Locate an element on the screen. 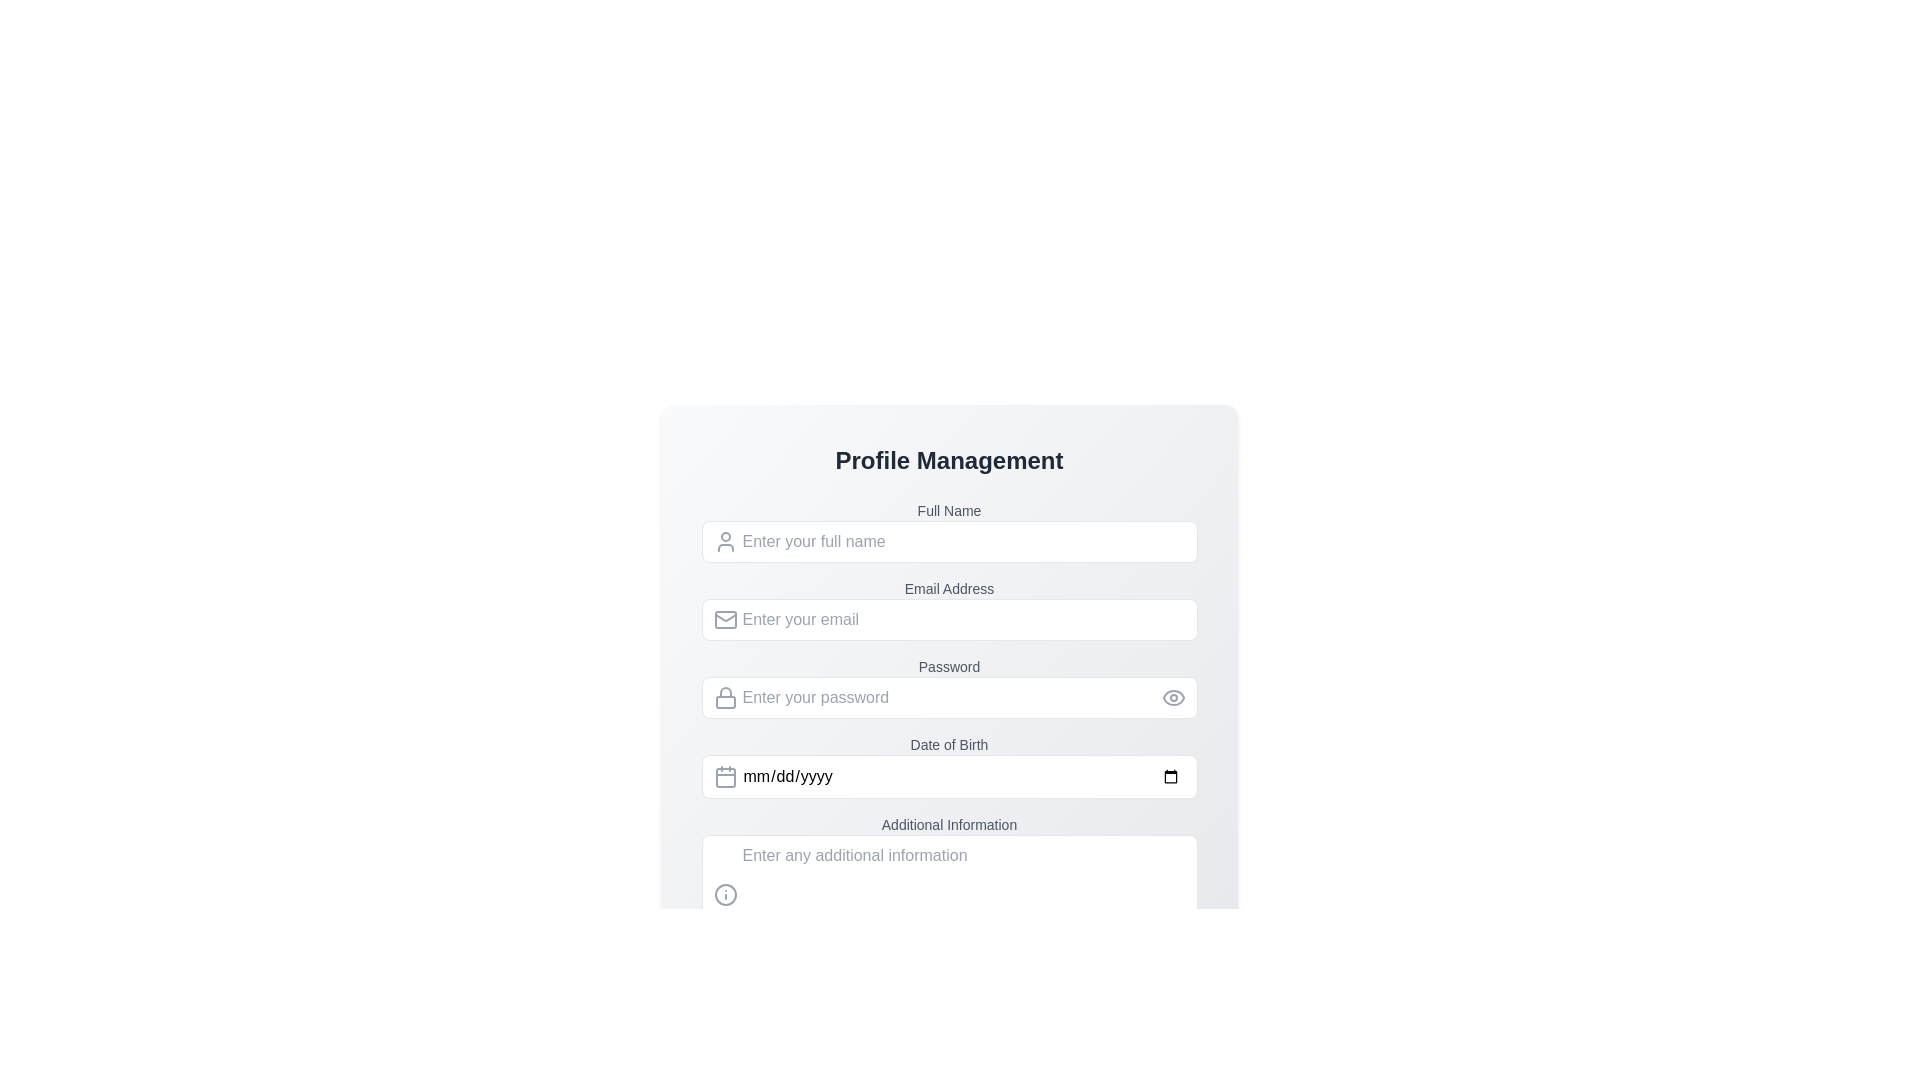 The image size is (1920, 1080). the locked padlock icon located within the password input field labeled 'Password', positioned to the left of the text input area is located at coordinates (724, 691).